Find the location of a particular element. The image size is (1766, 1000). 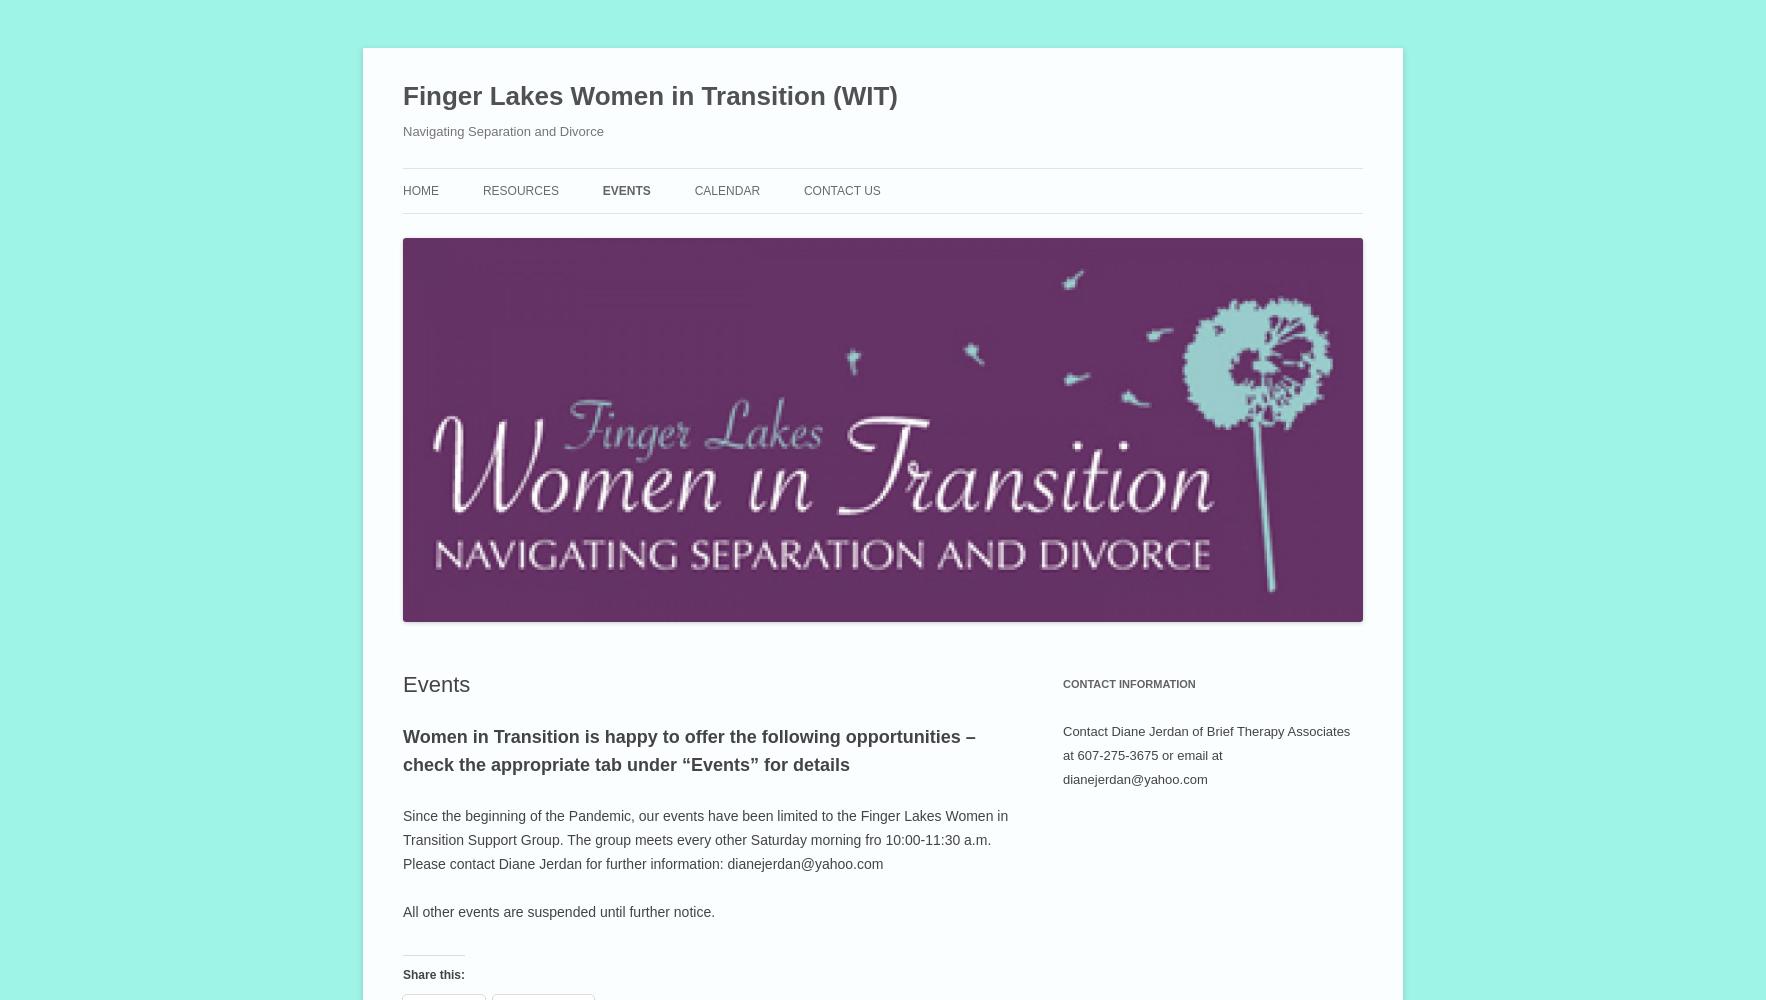

'Contact Information' is located at coordinates (1061, 684).